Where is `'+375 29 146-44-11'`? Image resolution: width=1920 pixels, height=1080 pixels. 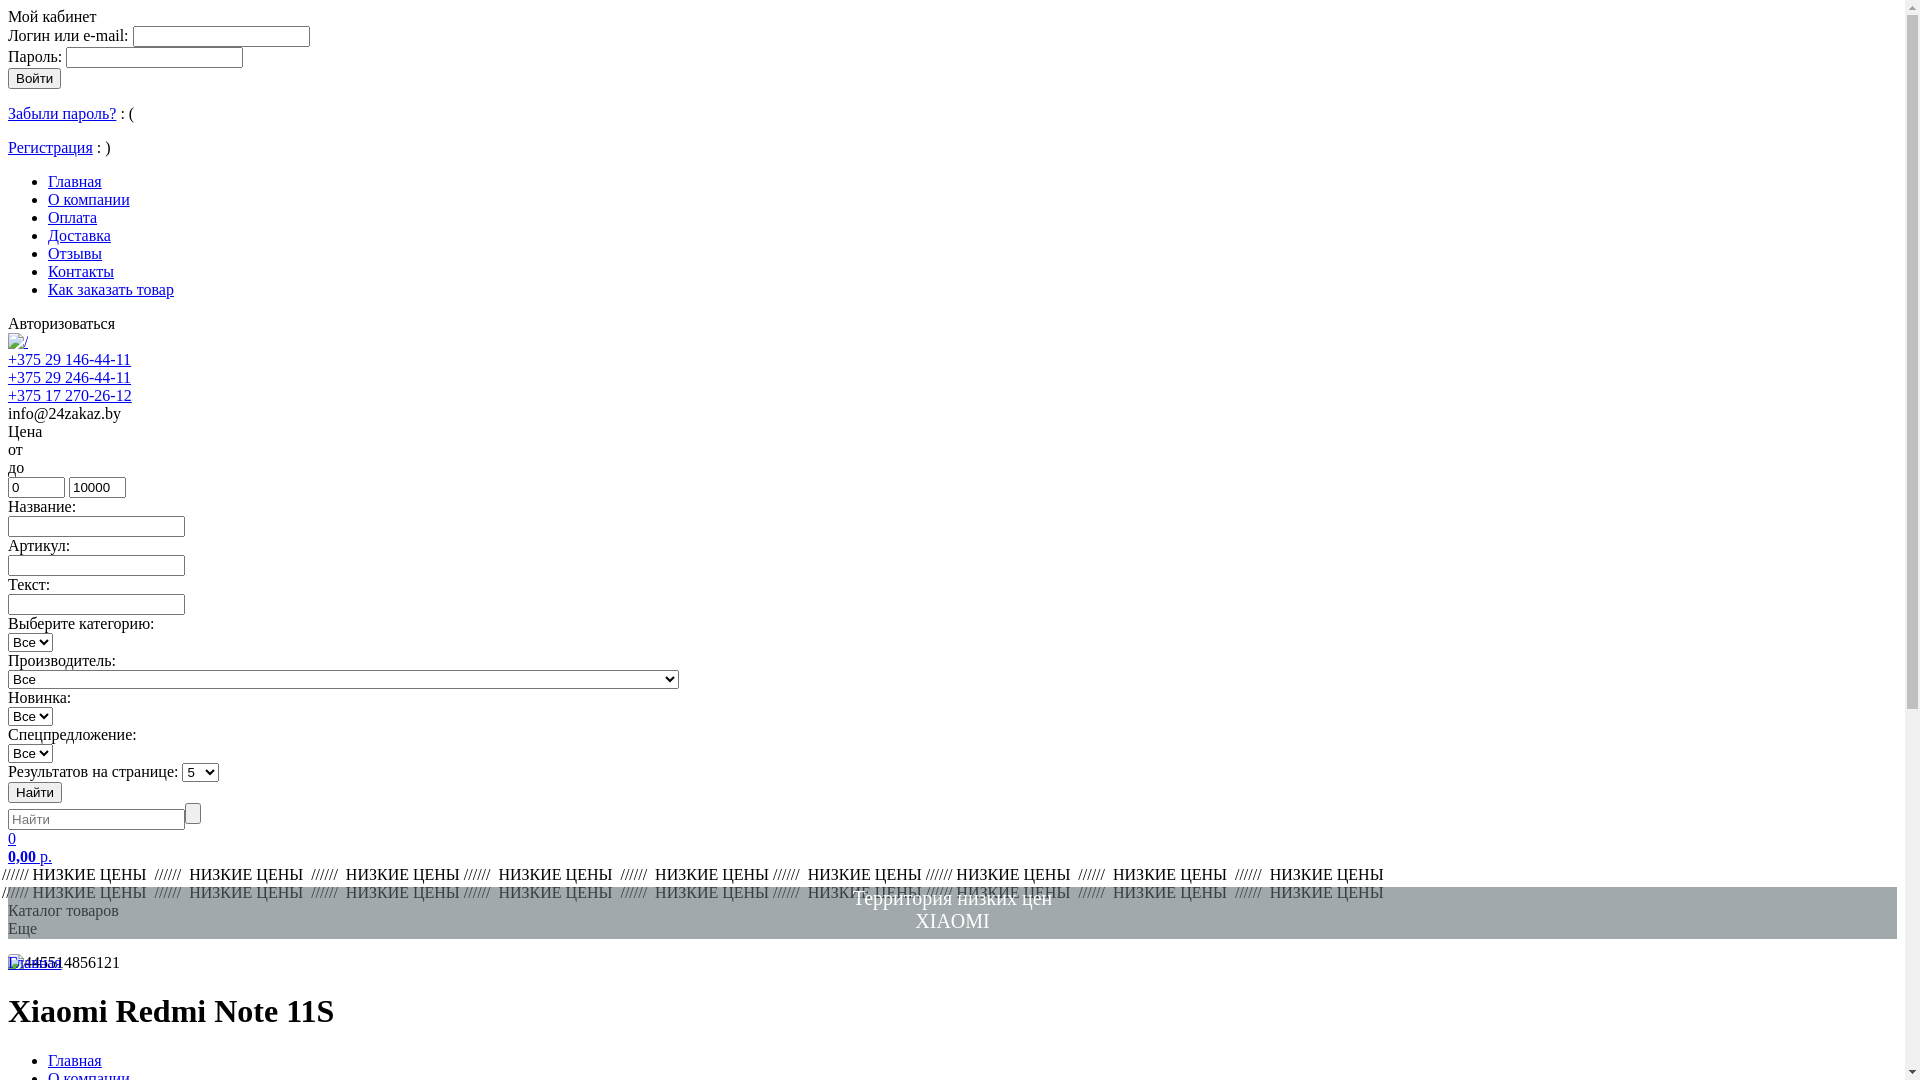
'+375 29 146-44-11' is located at coordinates (69, 358).